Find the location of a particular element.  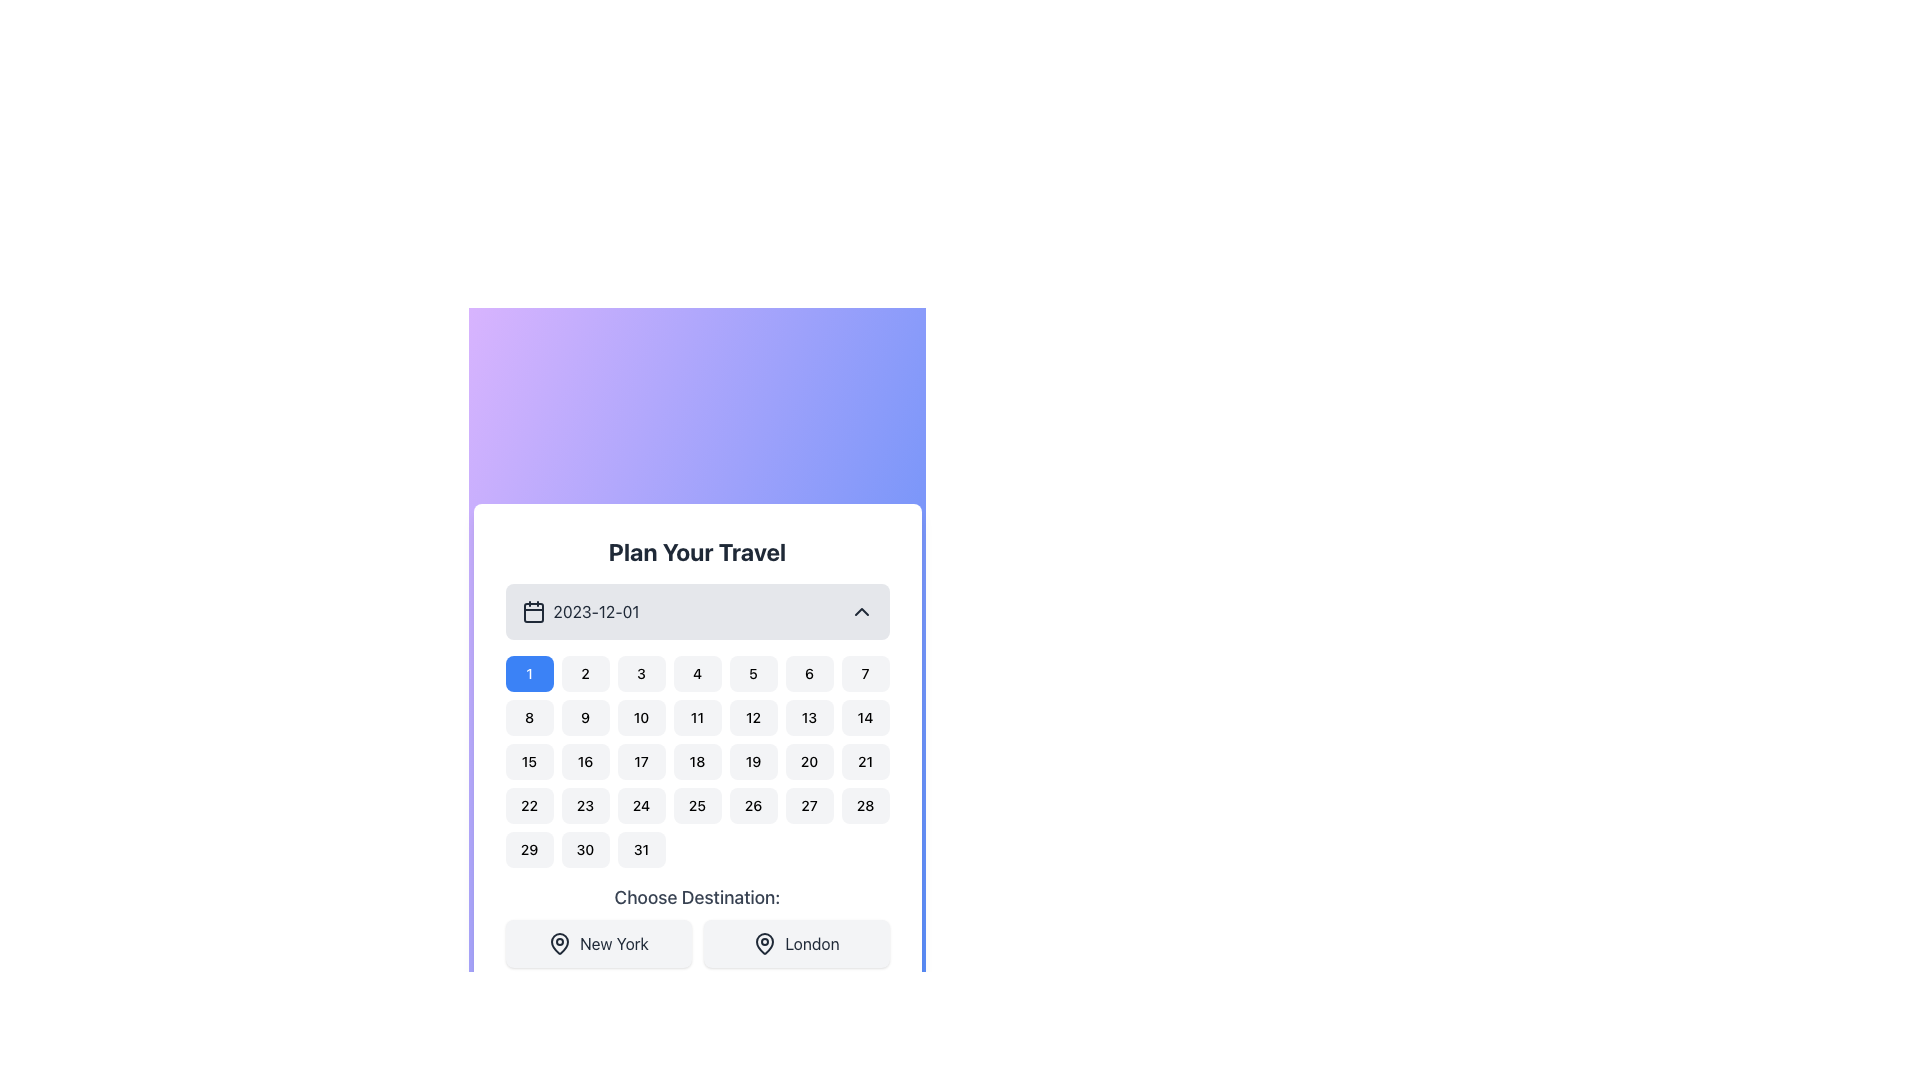

the button labeled '20' with a light gray background in the calendar interface to change its background color to blue is located at coordinates (809, 762).